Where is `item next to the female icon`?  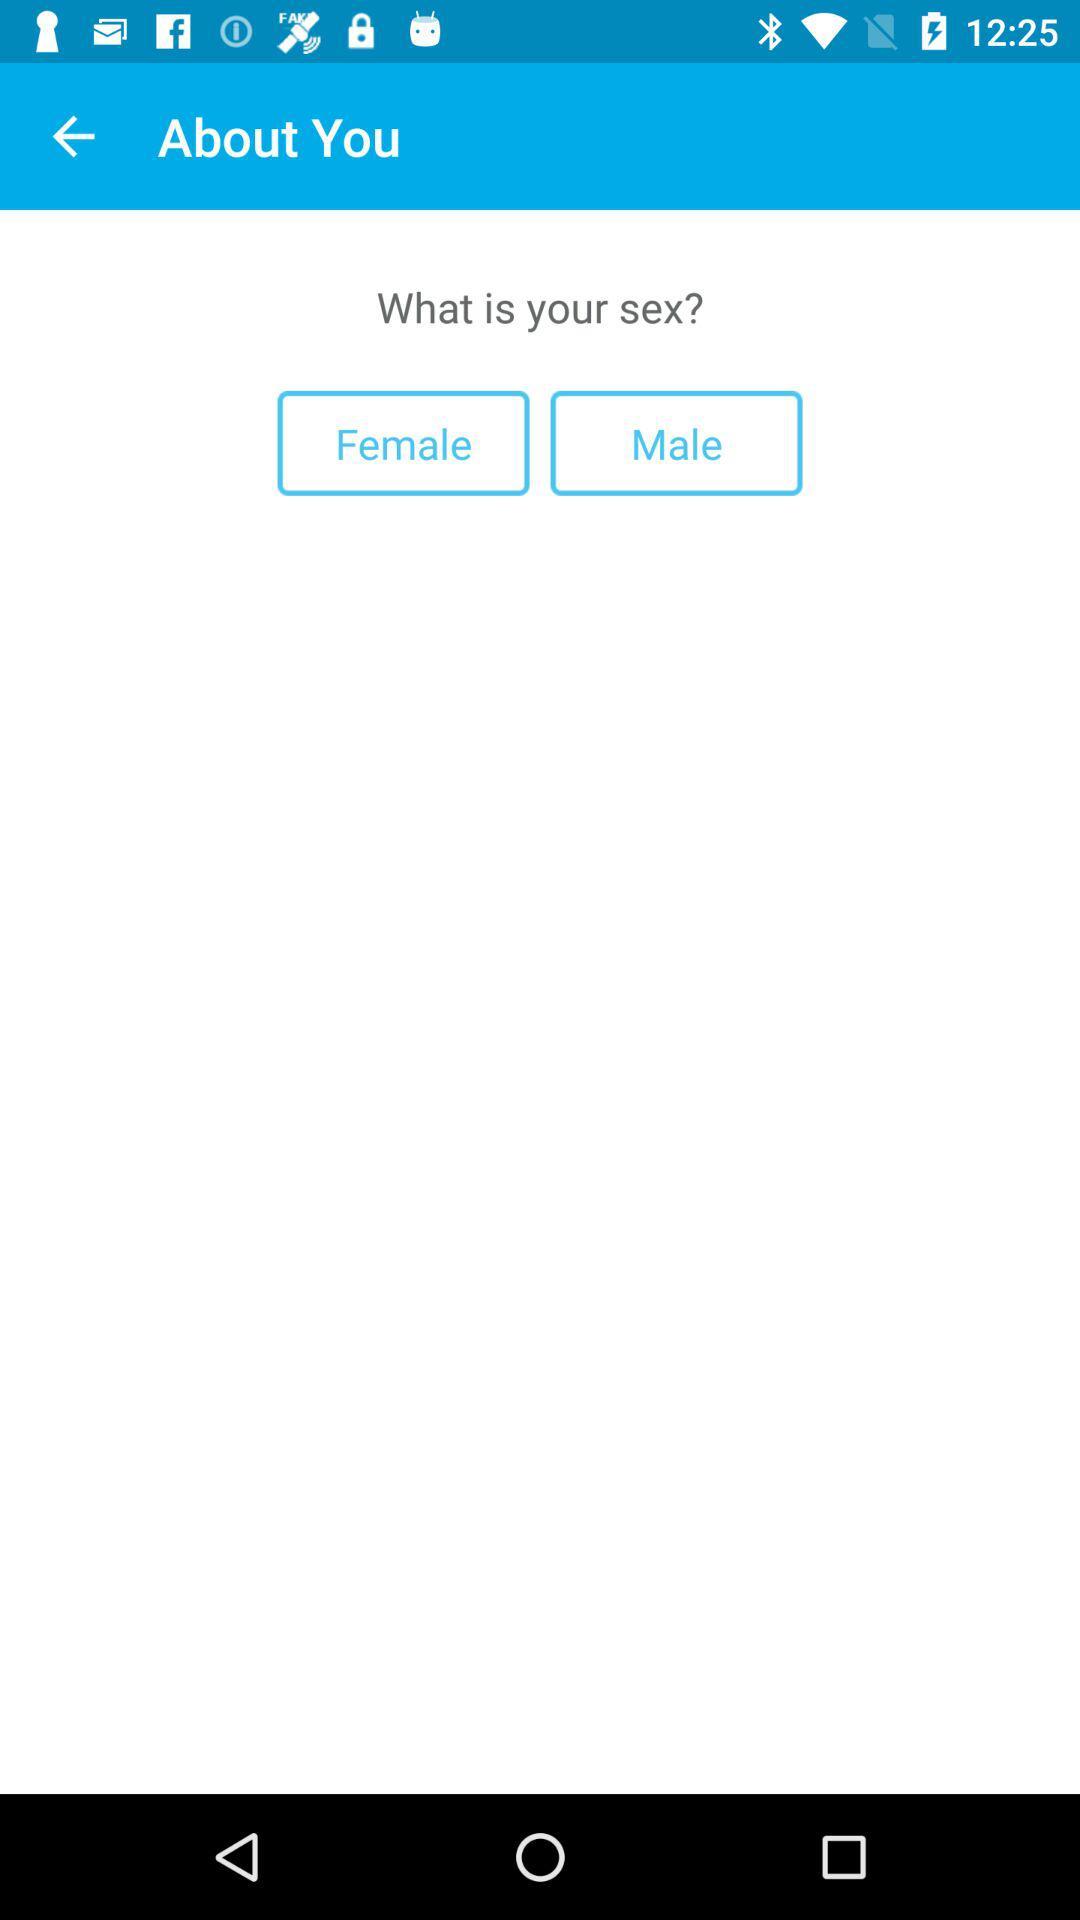 item next to the female icon is located at coordinates (675, 442).